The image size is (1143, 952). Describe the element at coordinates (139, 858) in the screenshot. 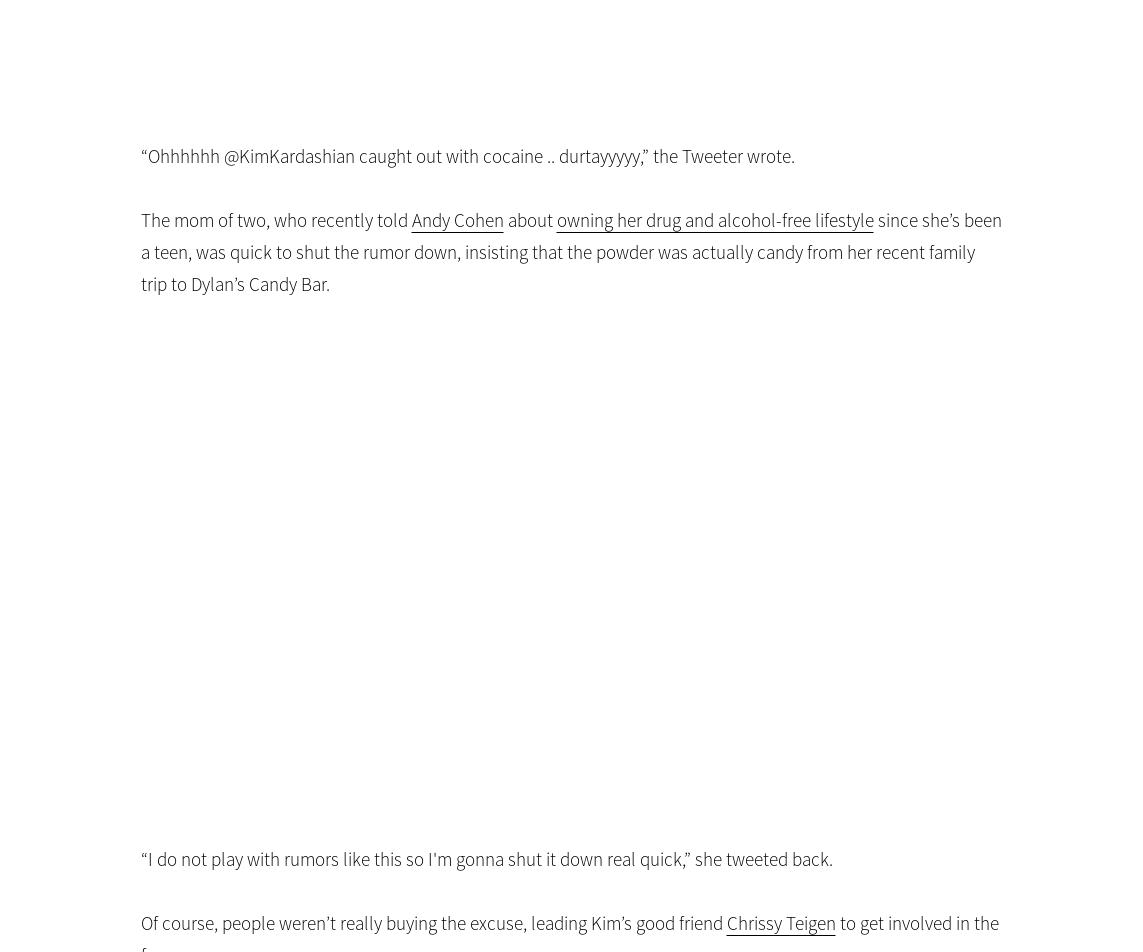

I see `'“I do not play with rumors like this so I'm gonna shut it down real quick,” she tweeted back.'` at that location.